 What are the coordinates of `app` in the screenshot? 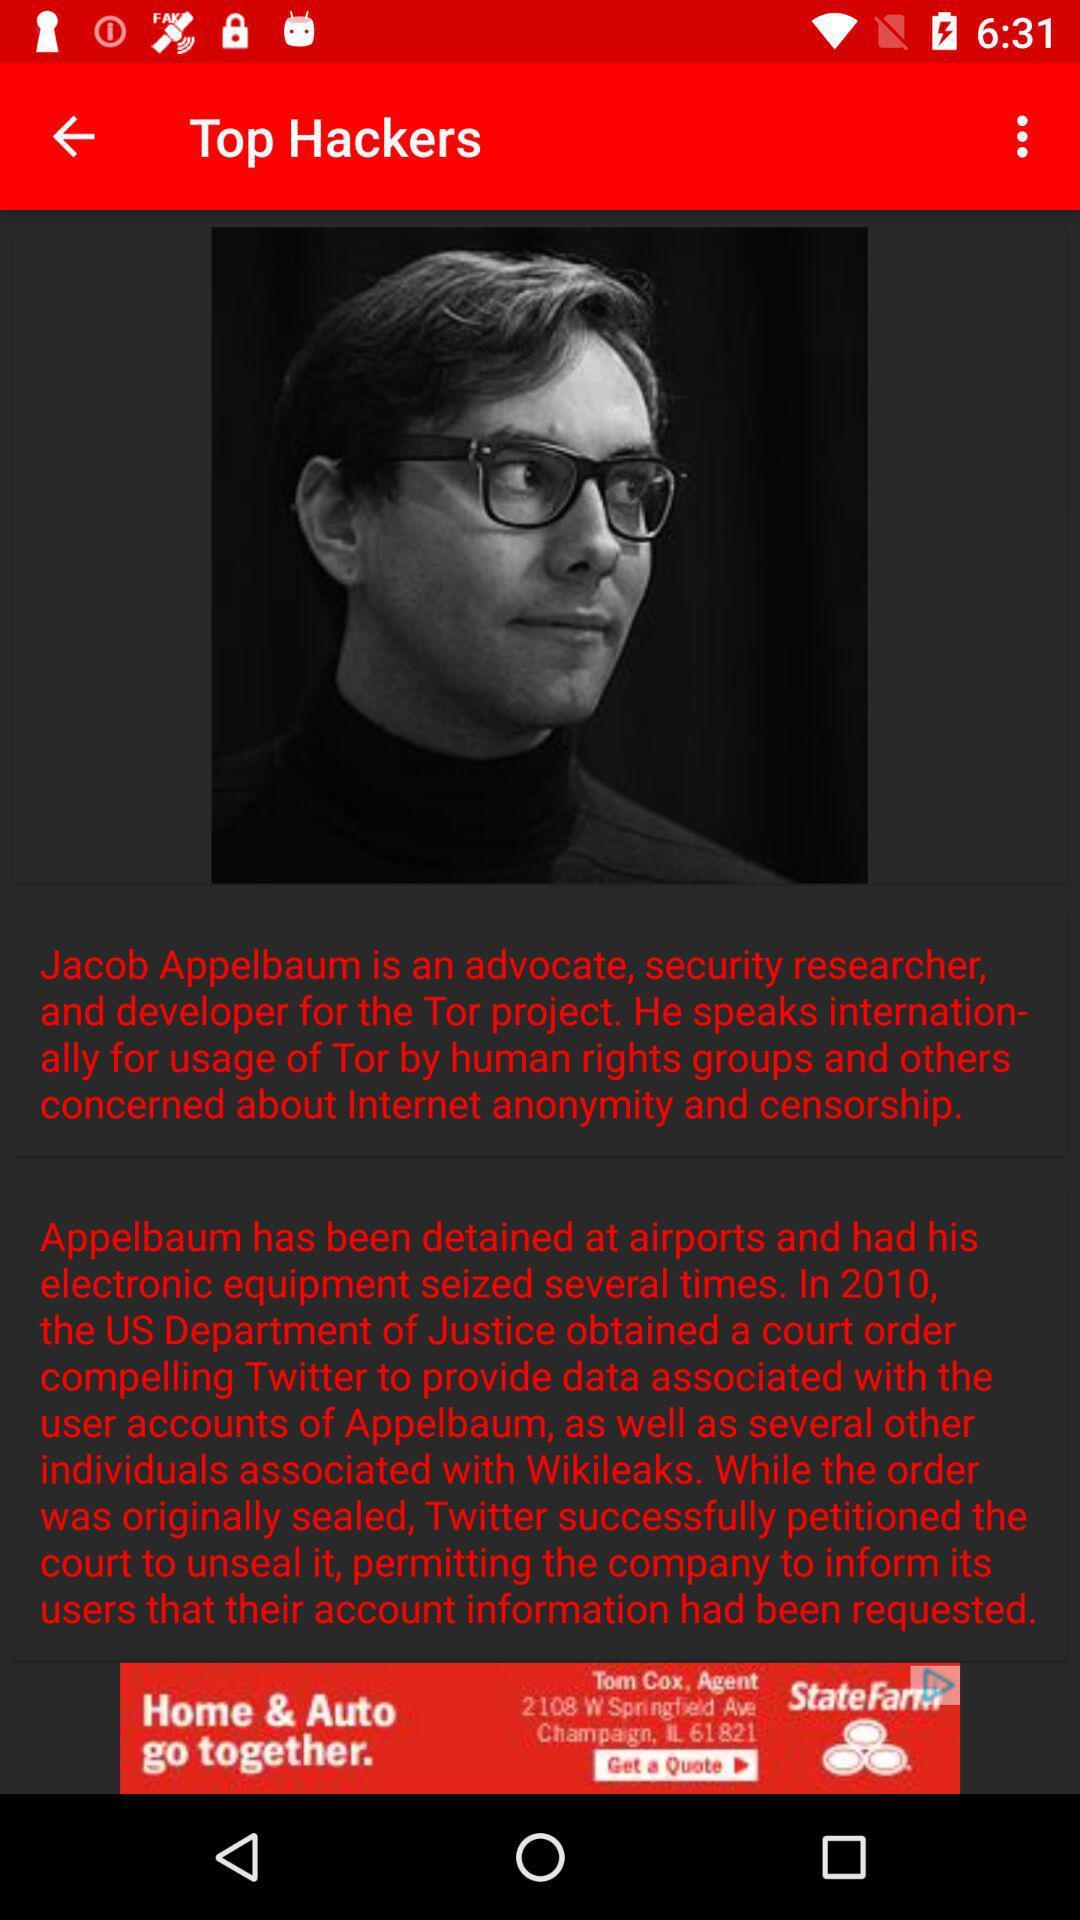 It's located at (540, 1727).